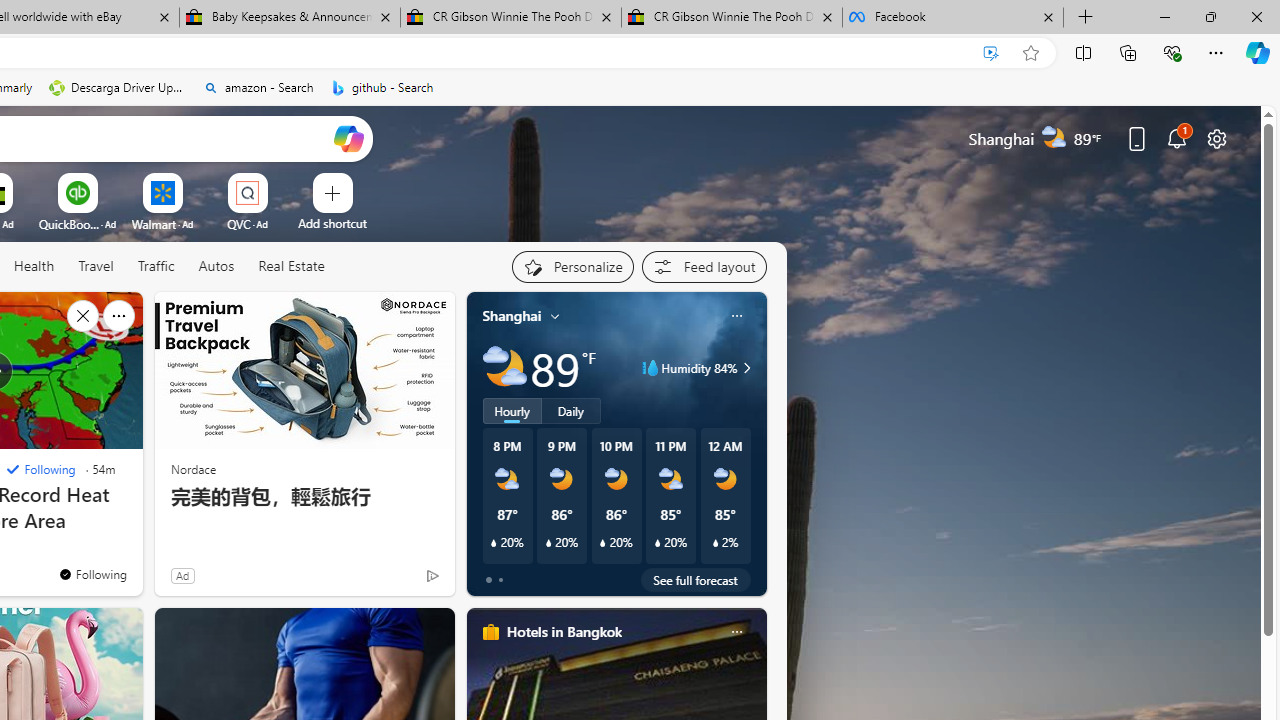  Describe the element at coordinates (512, 315) in the screenshot. I see `'Shanghai'` at that location.